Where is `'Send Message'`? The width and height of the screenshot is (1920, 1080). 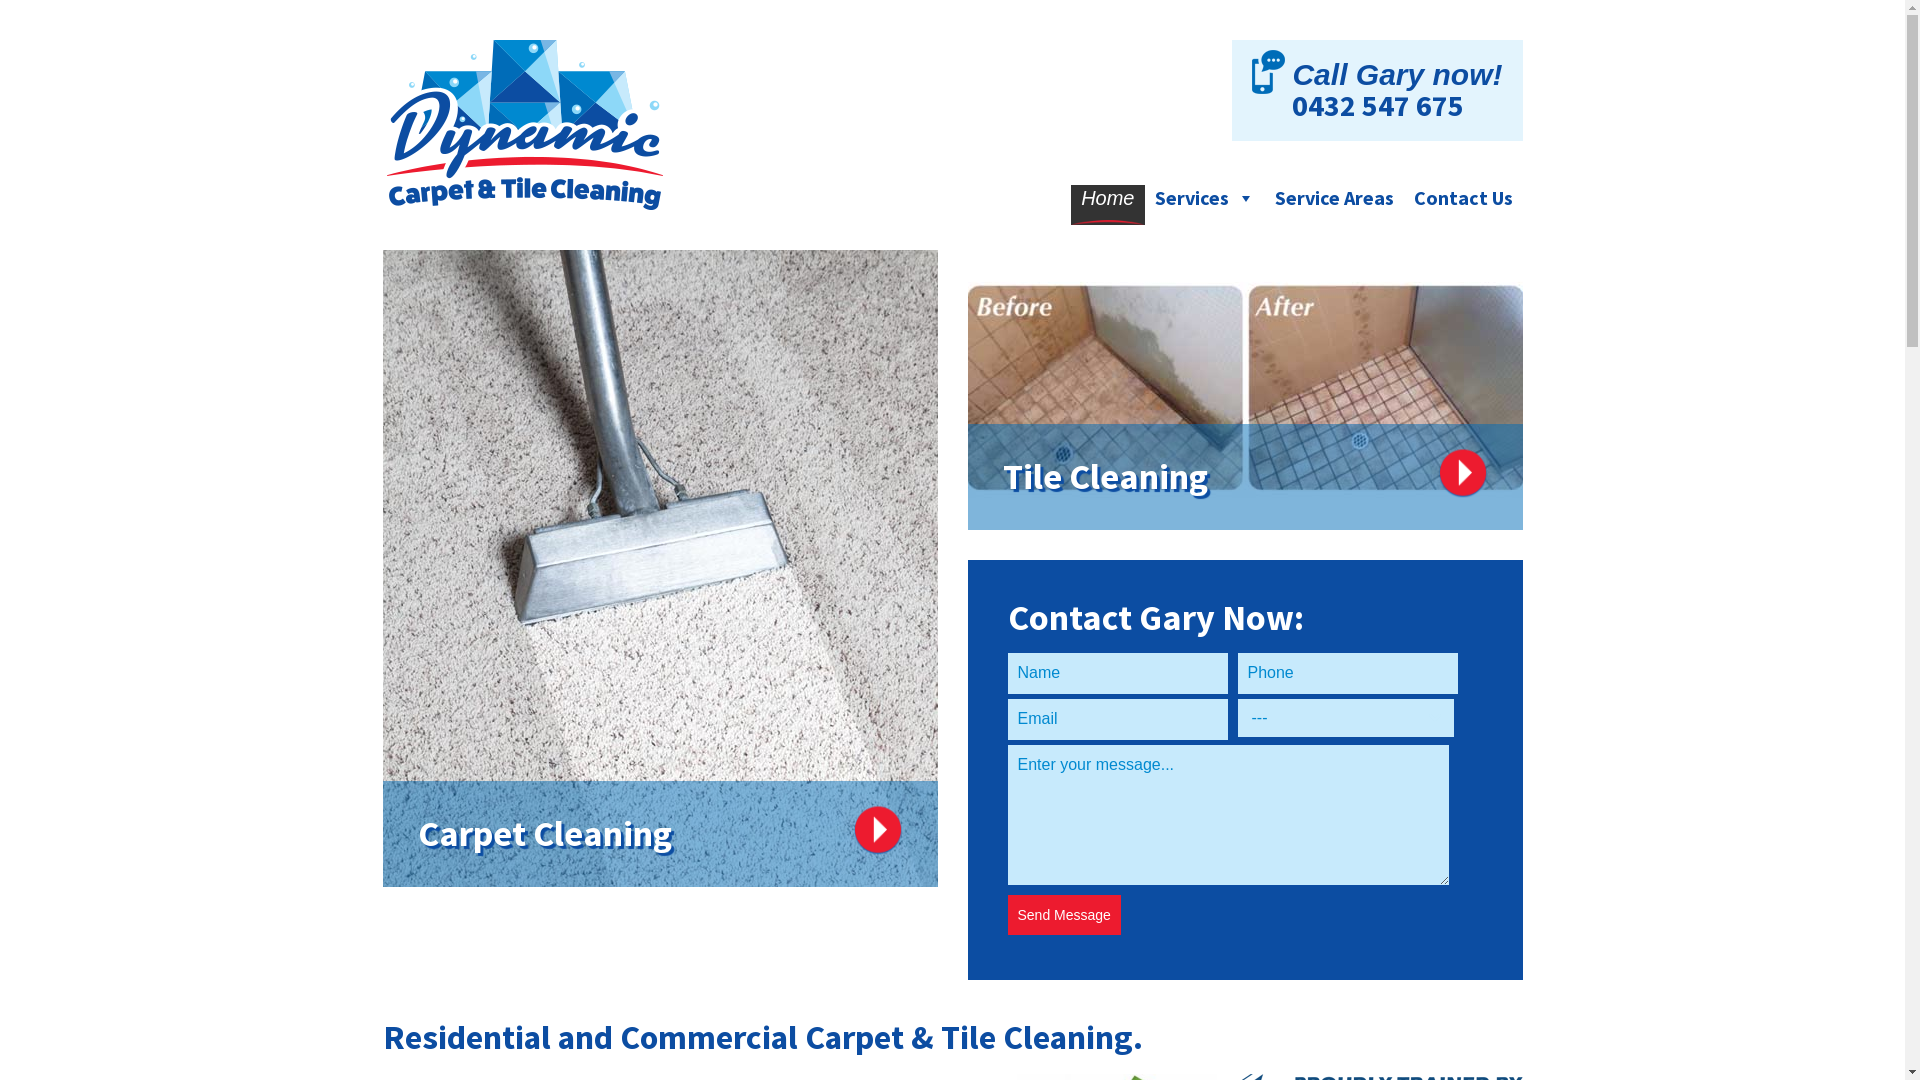
'Send Message' is located at coordinates (1063, 914).